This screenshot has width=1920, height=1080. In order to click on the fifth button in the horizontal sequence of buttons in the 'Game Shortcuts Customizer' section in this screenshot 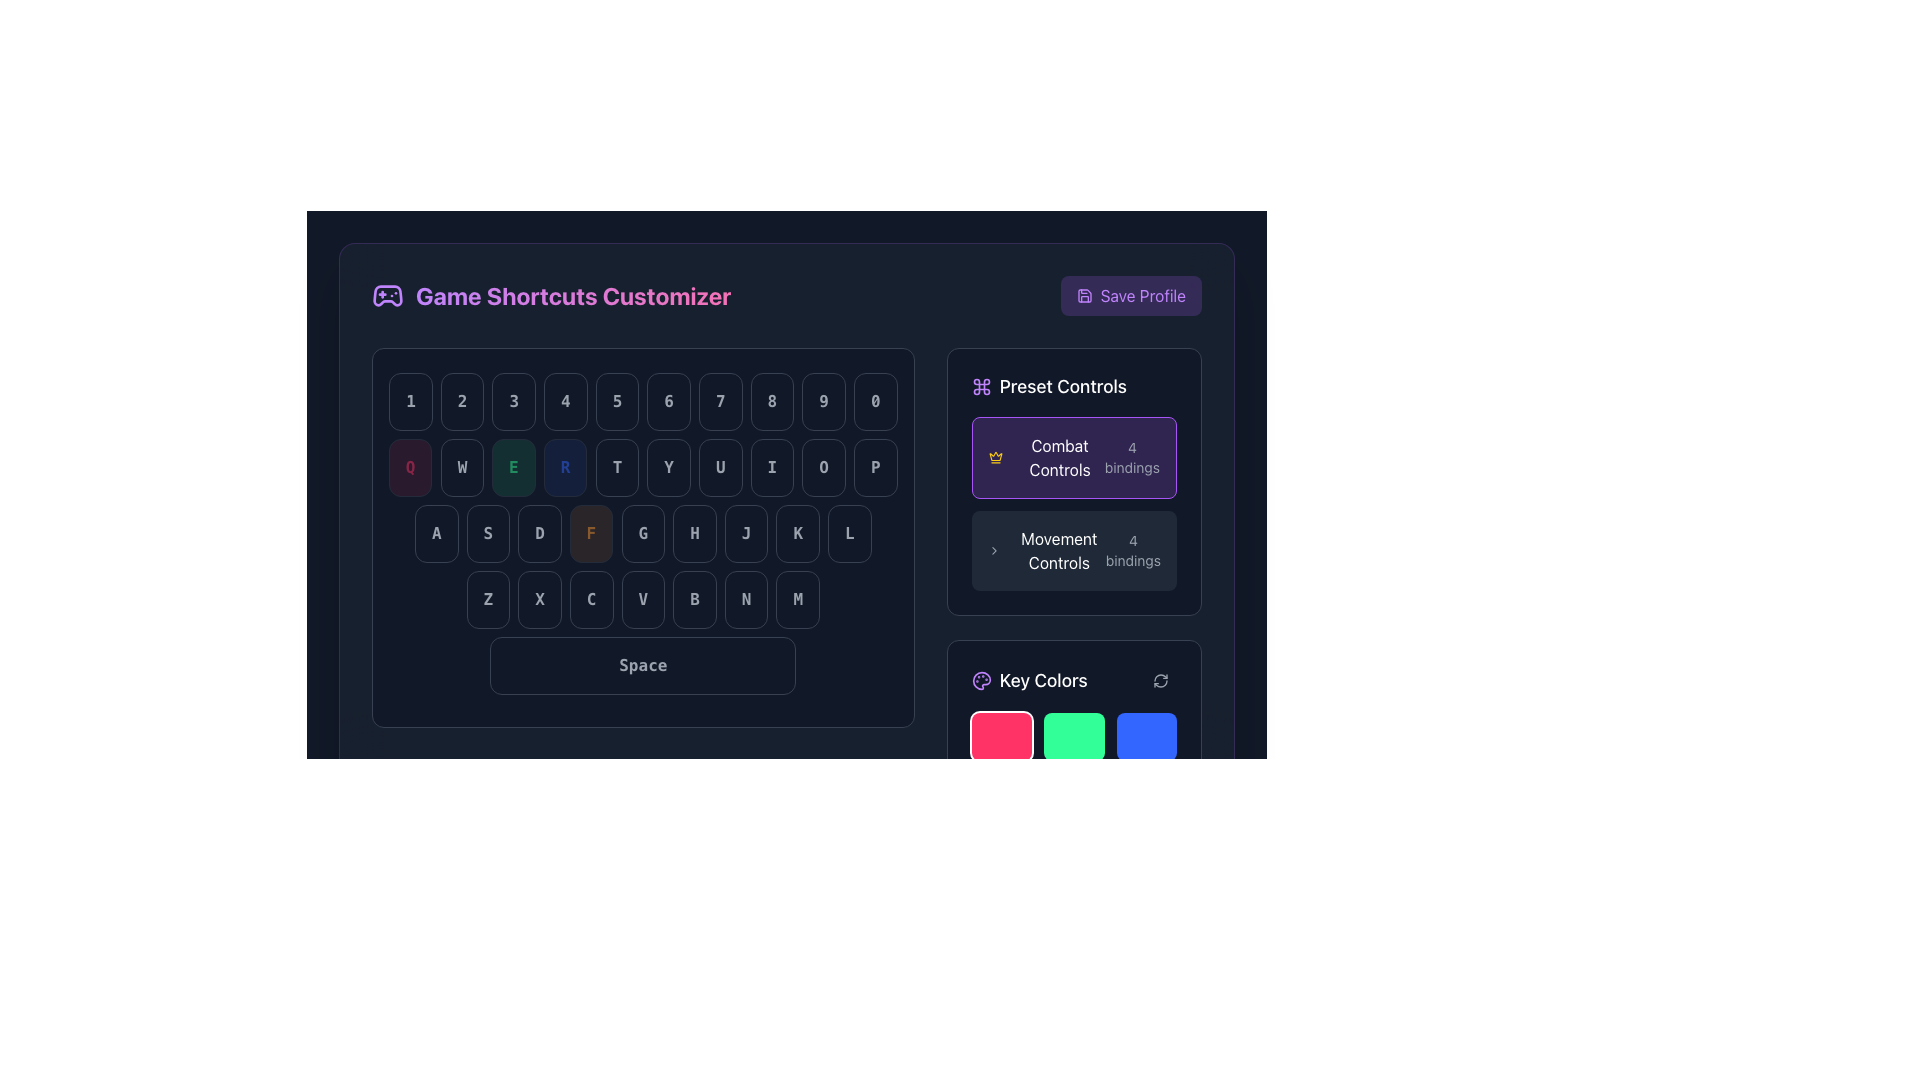, I will do `click(616, 401)`.